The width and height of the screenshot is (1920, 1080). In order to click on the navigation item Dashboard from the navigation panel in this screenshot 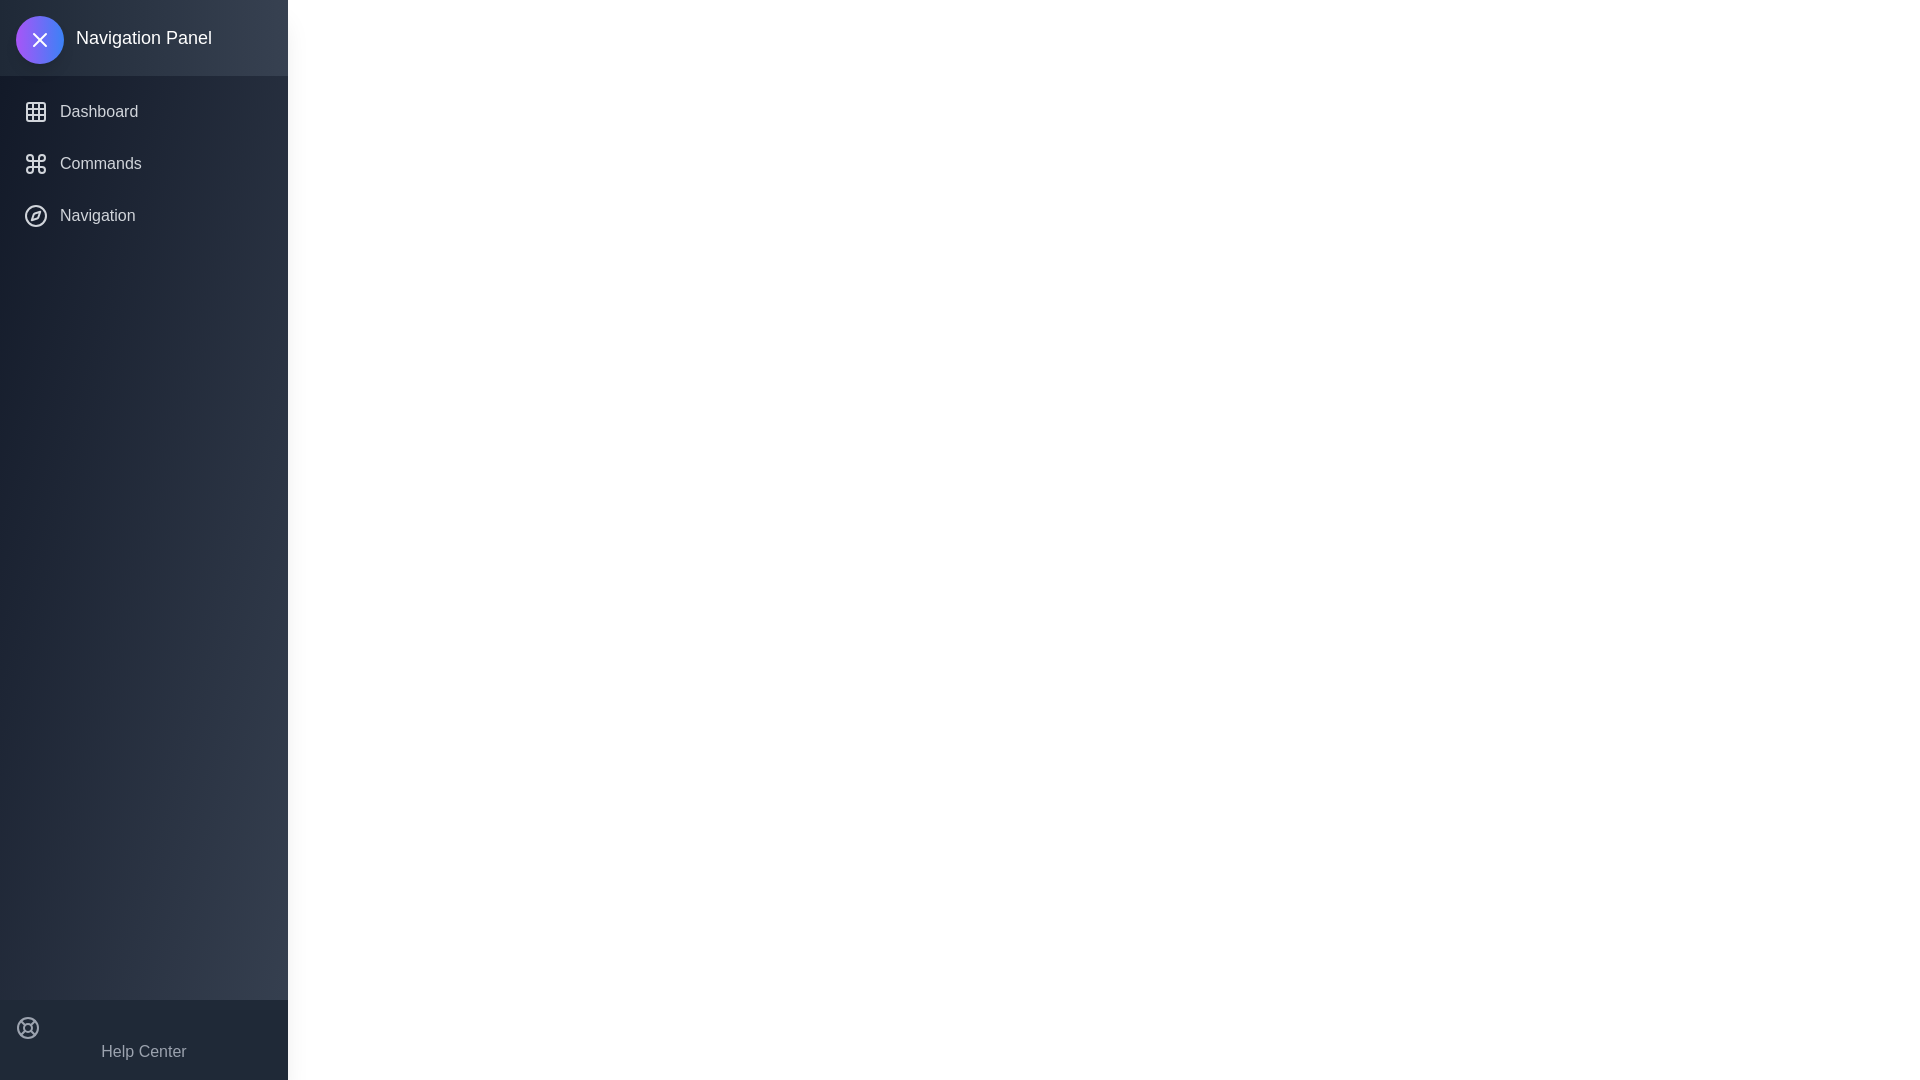, I will do `click(143, 111)`.